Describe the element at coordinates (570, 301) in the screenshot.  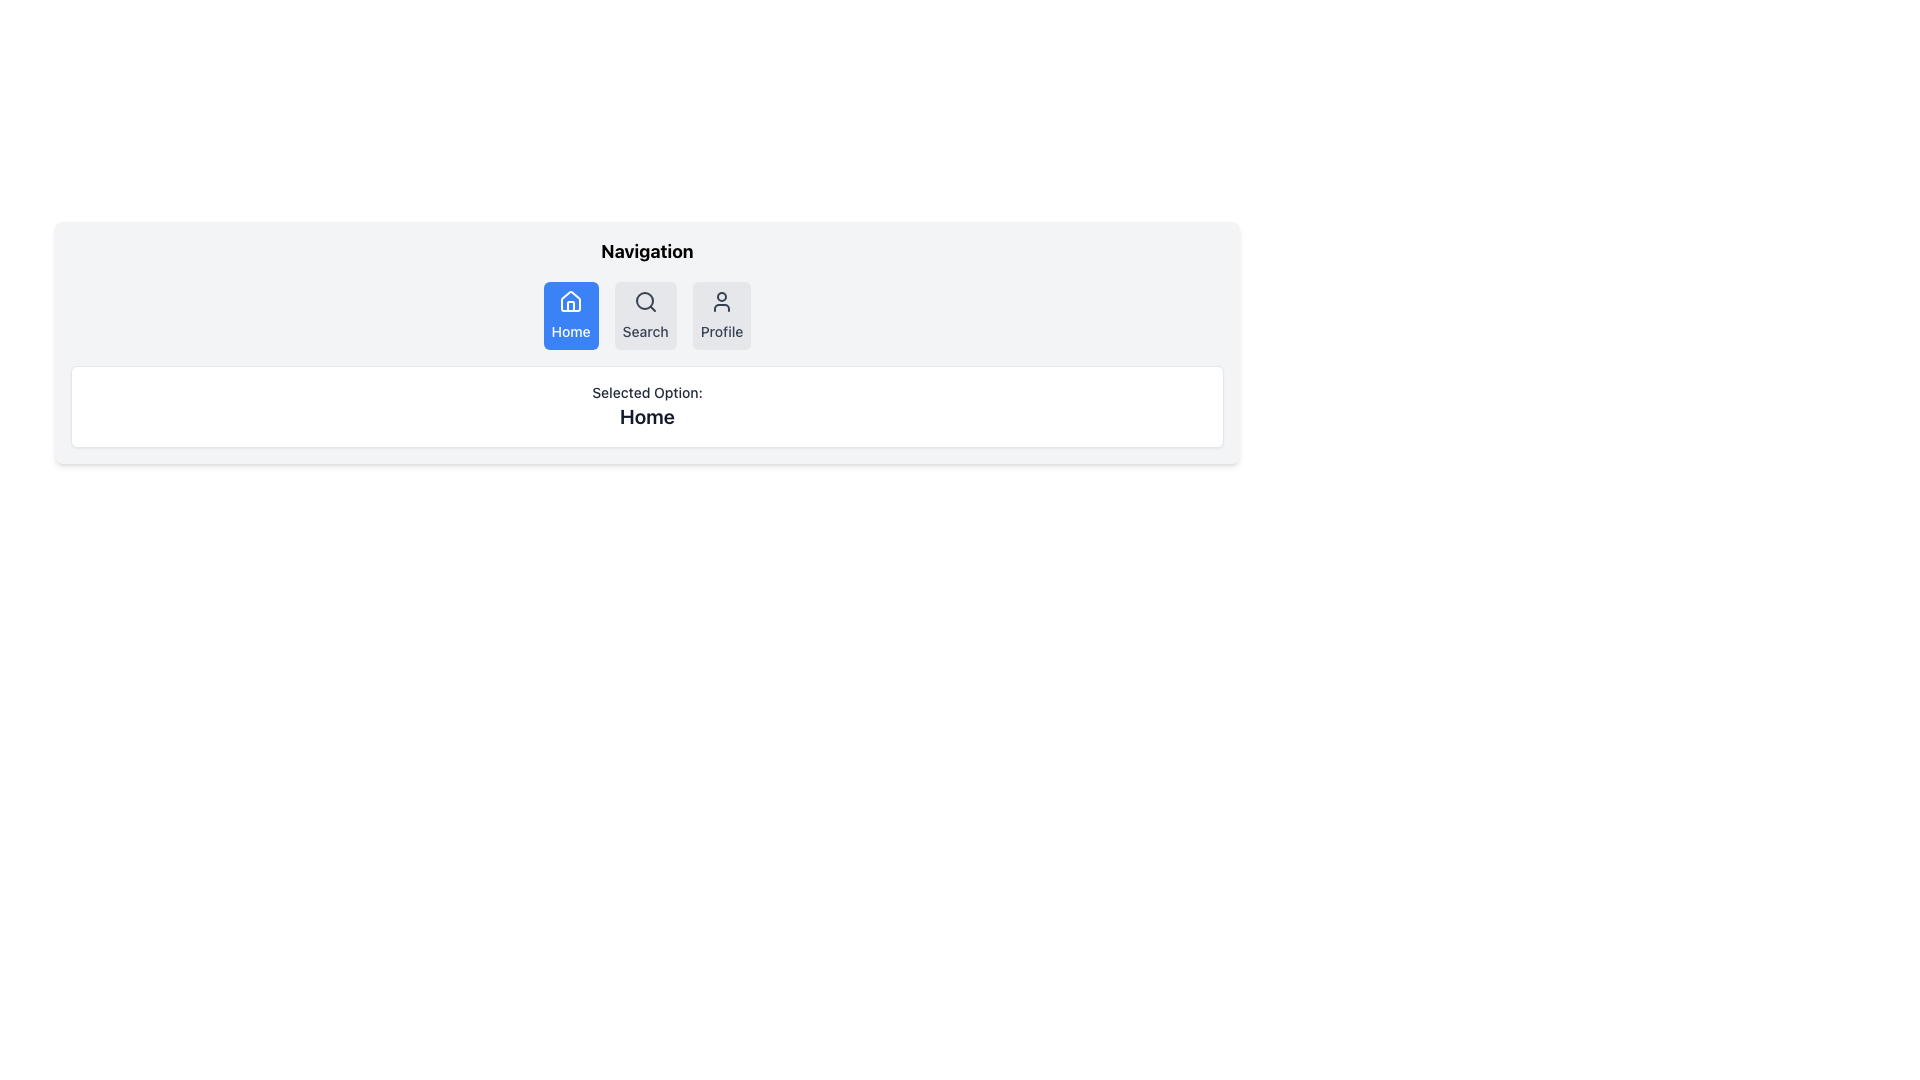
I see `the 'Home' navigational button icon located in the navigation bar` at that location.